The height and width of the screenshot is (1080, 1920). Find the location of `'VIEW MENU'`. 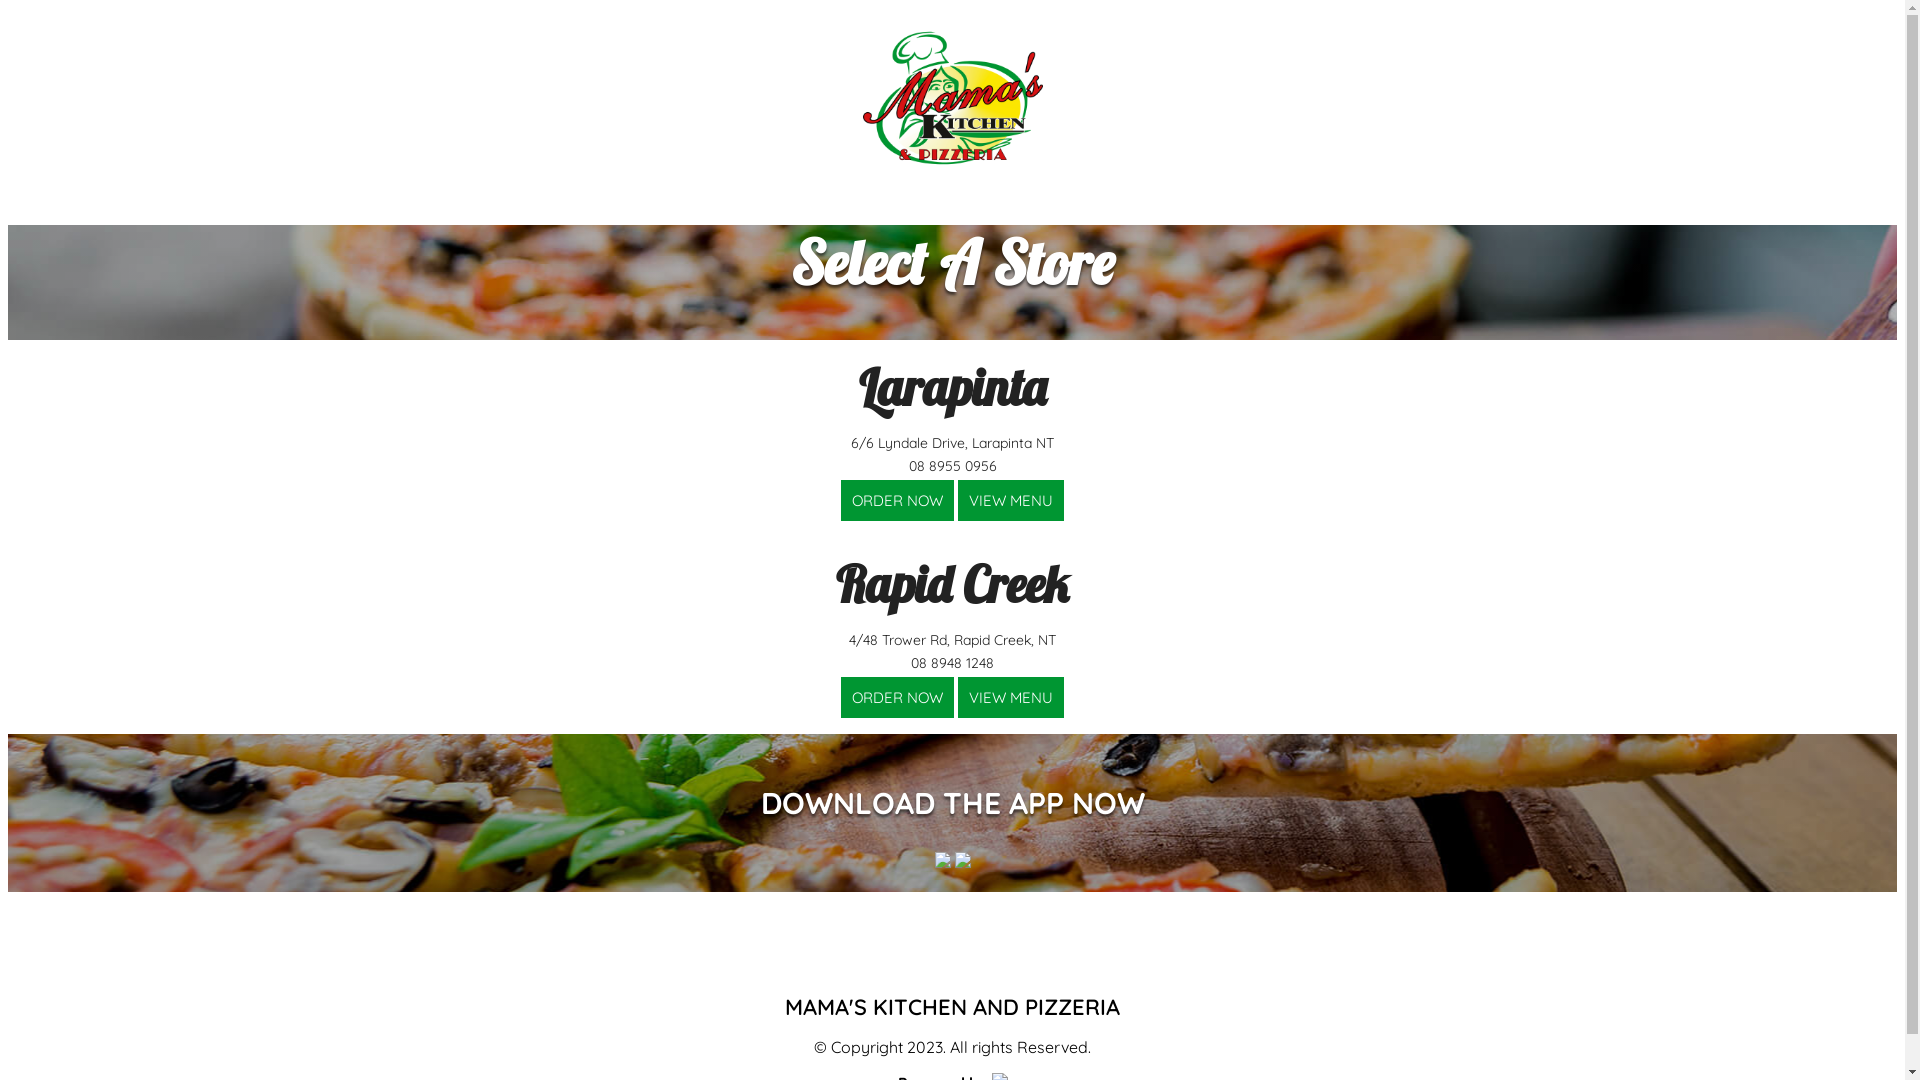

'VIEW MENU' is located at coordinates (1011, 499).